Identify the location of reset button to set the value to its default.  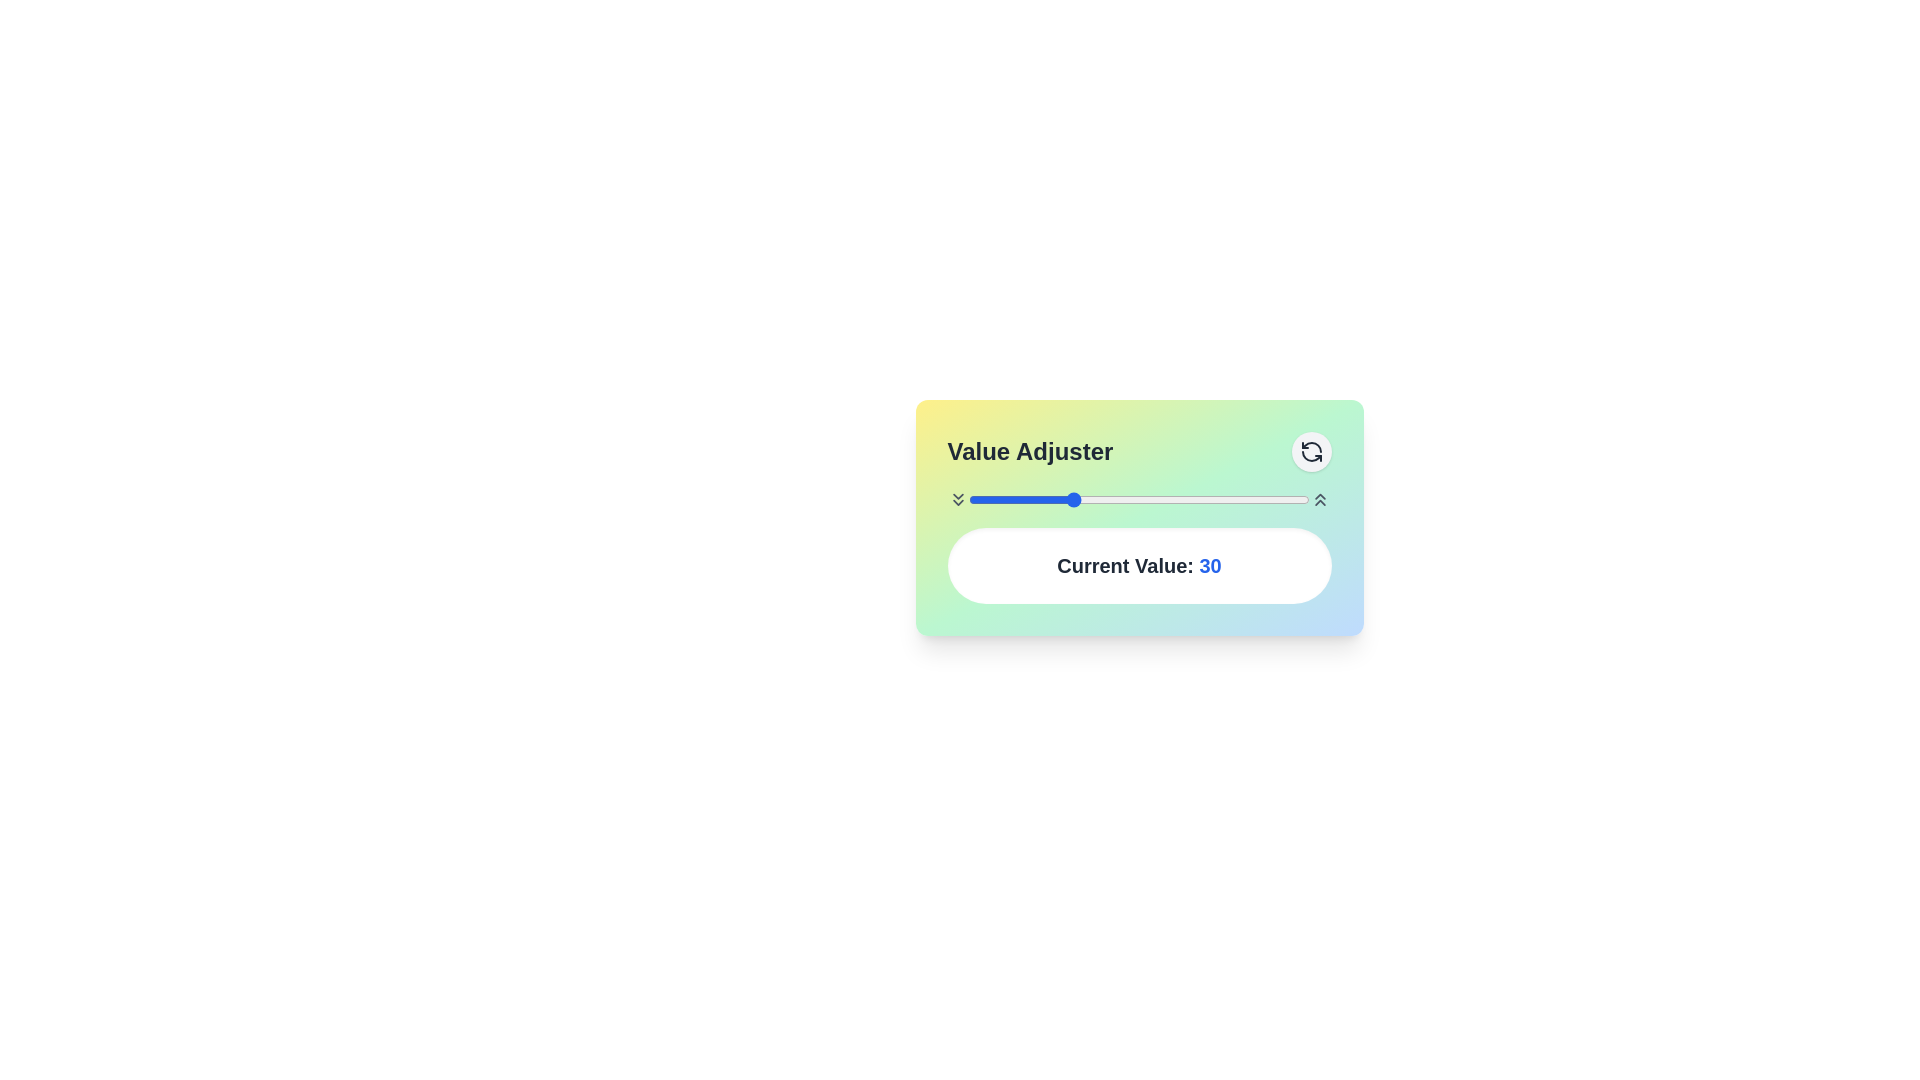
(1311, 451).